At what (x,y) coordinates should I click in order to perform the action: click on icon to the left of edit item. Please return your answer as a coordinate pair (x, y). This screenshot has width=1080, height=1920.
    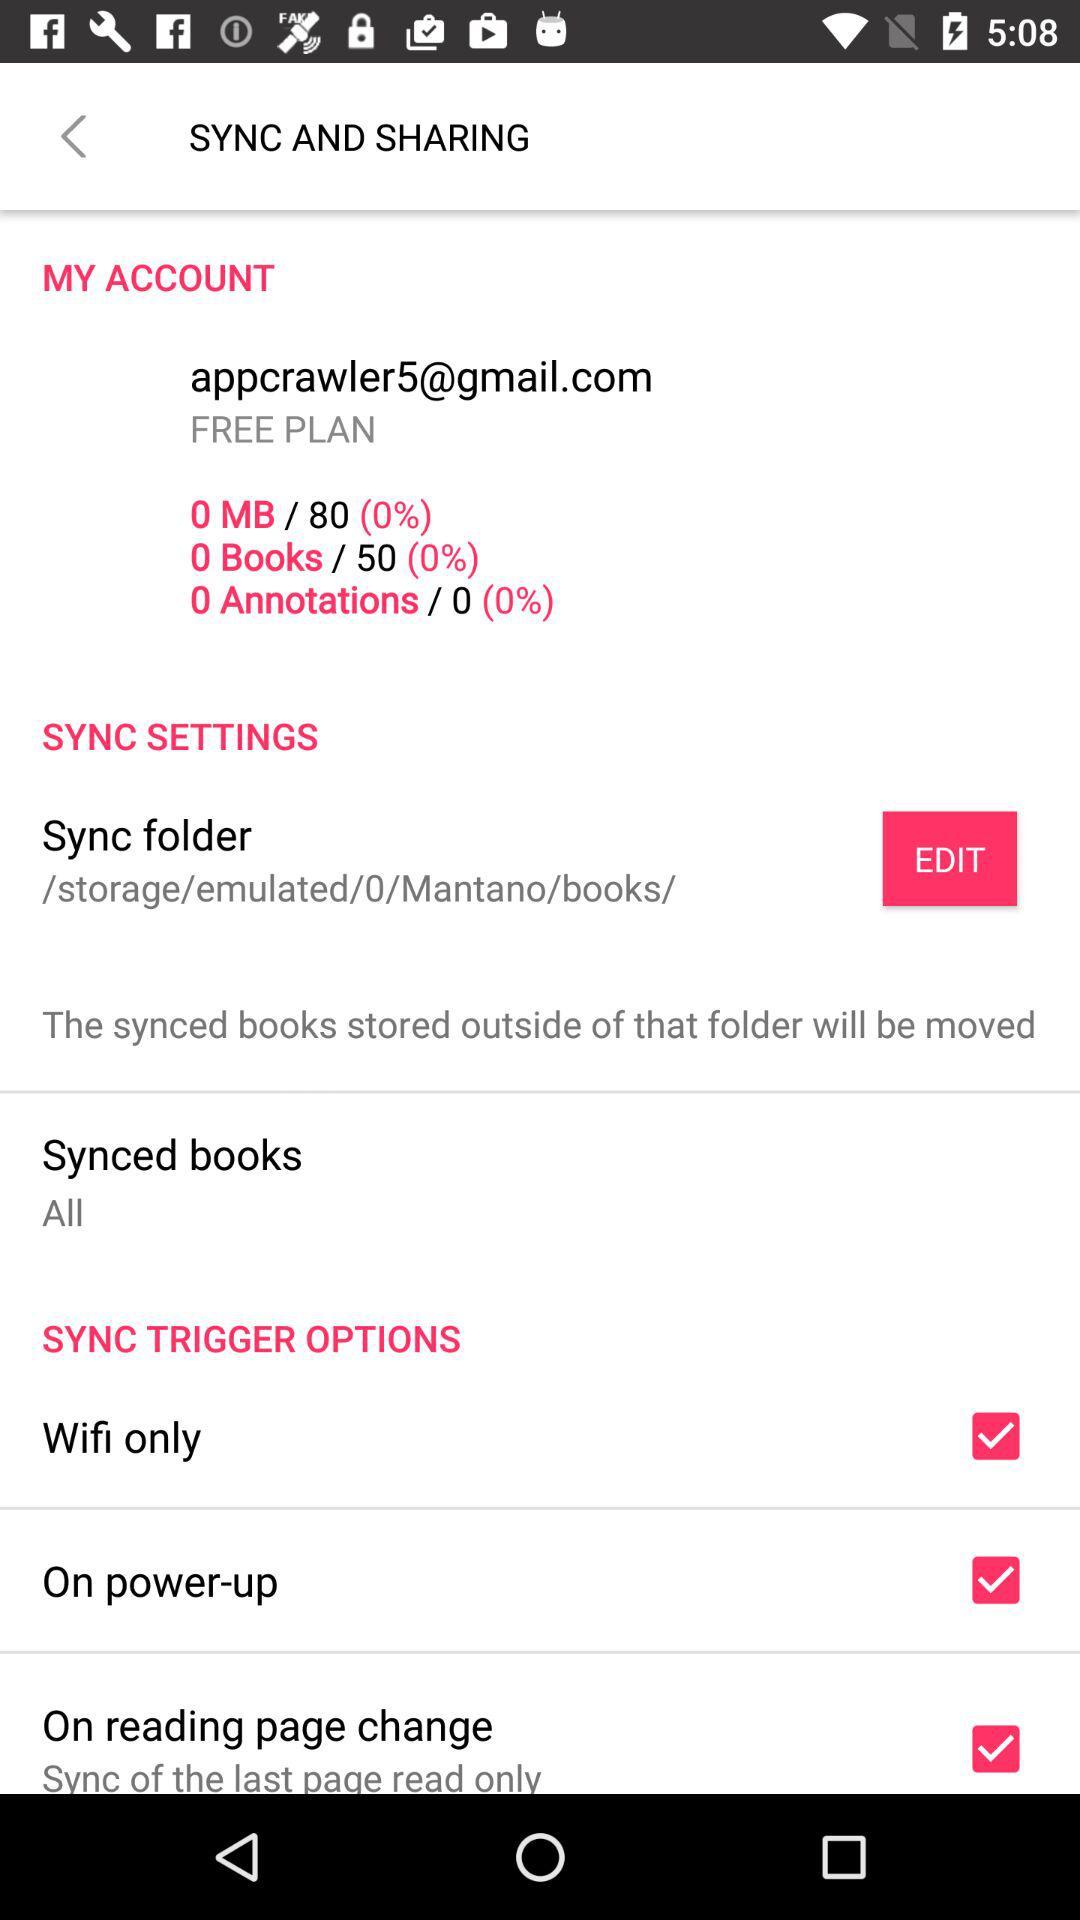
    Looking at the image, I should click on (145, 834).